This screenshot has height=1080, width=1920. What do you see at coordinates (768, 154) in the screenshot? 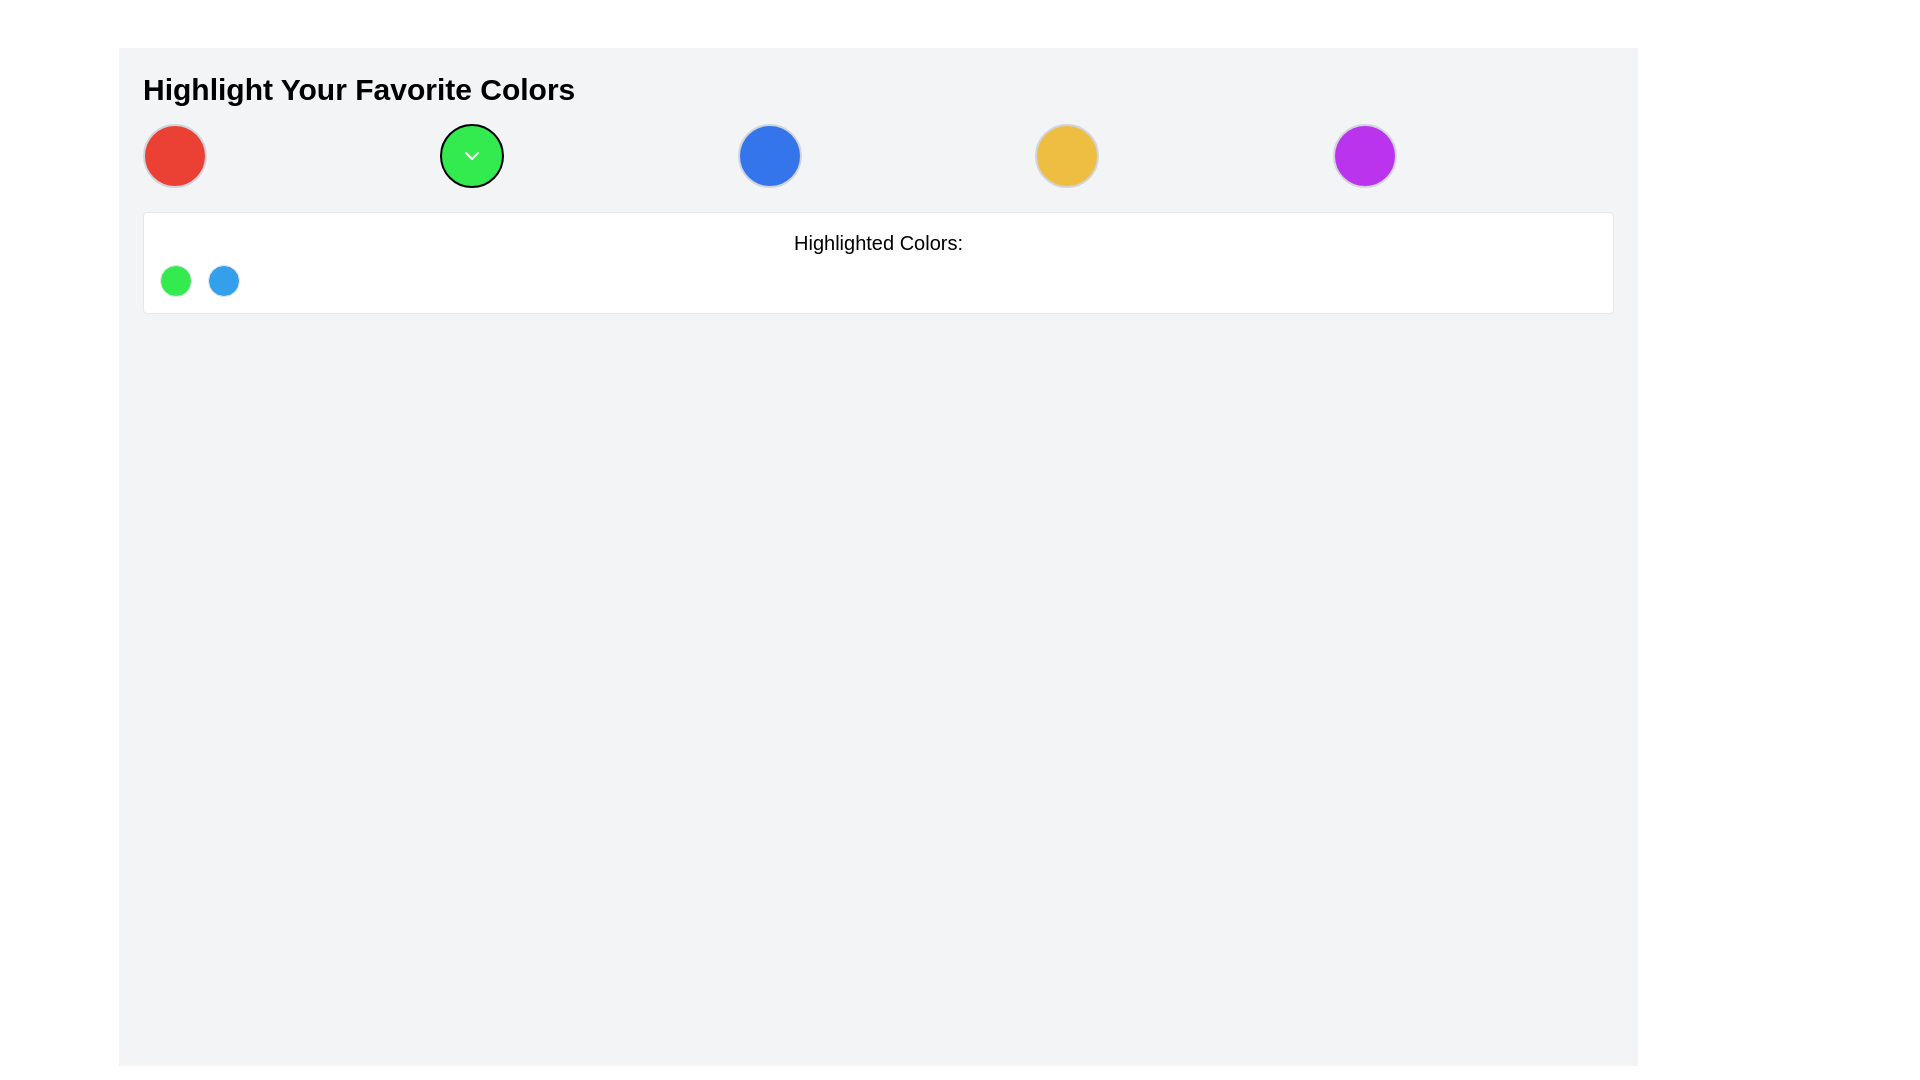
I see `the vibrant blue circular button, which is the third button in a horizontal group of buttons` at bounding box center [768, 154].